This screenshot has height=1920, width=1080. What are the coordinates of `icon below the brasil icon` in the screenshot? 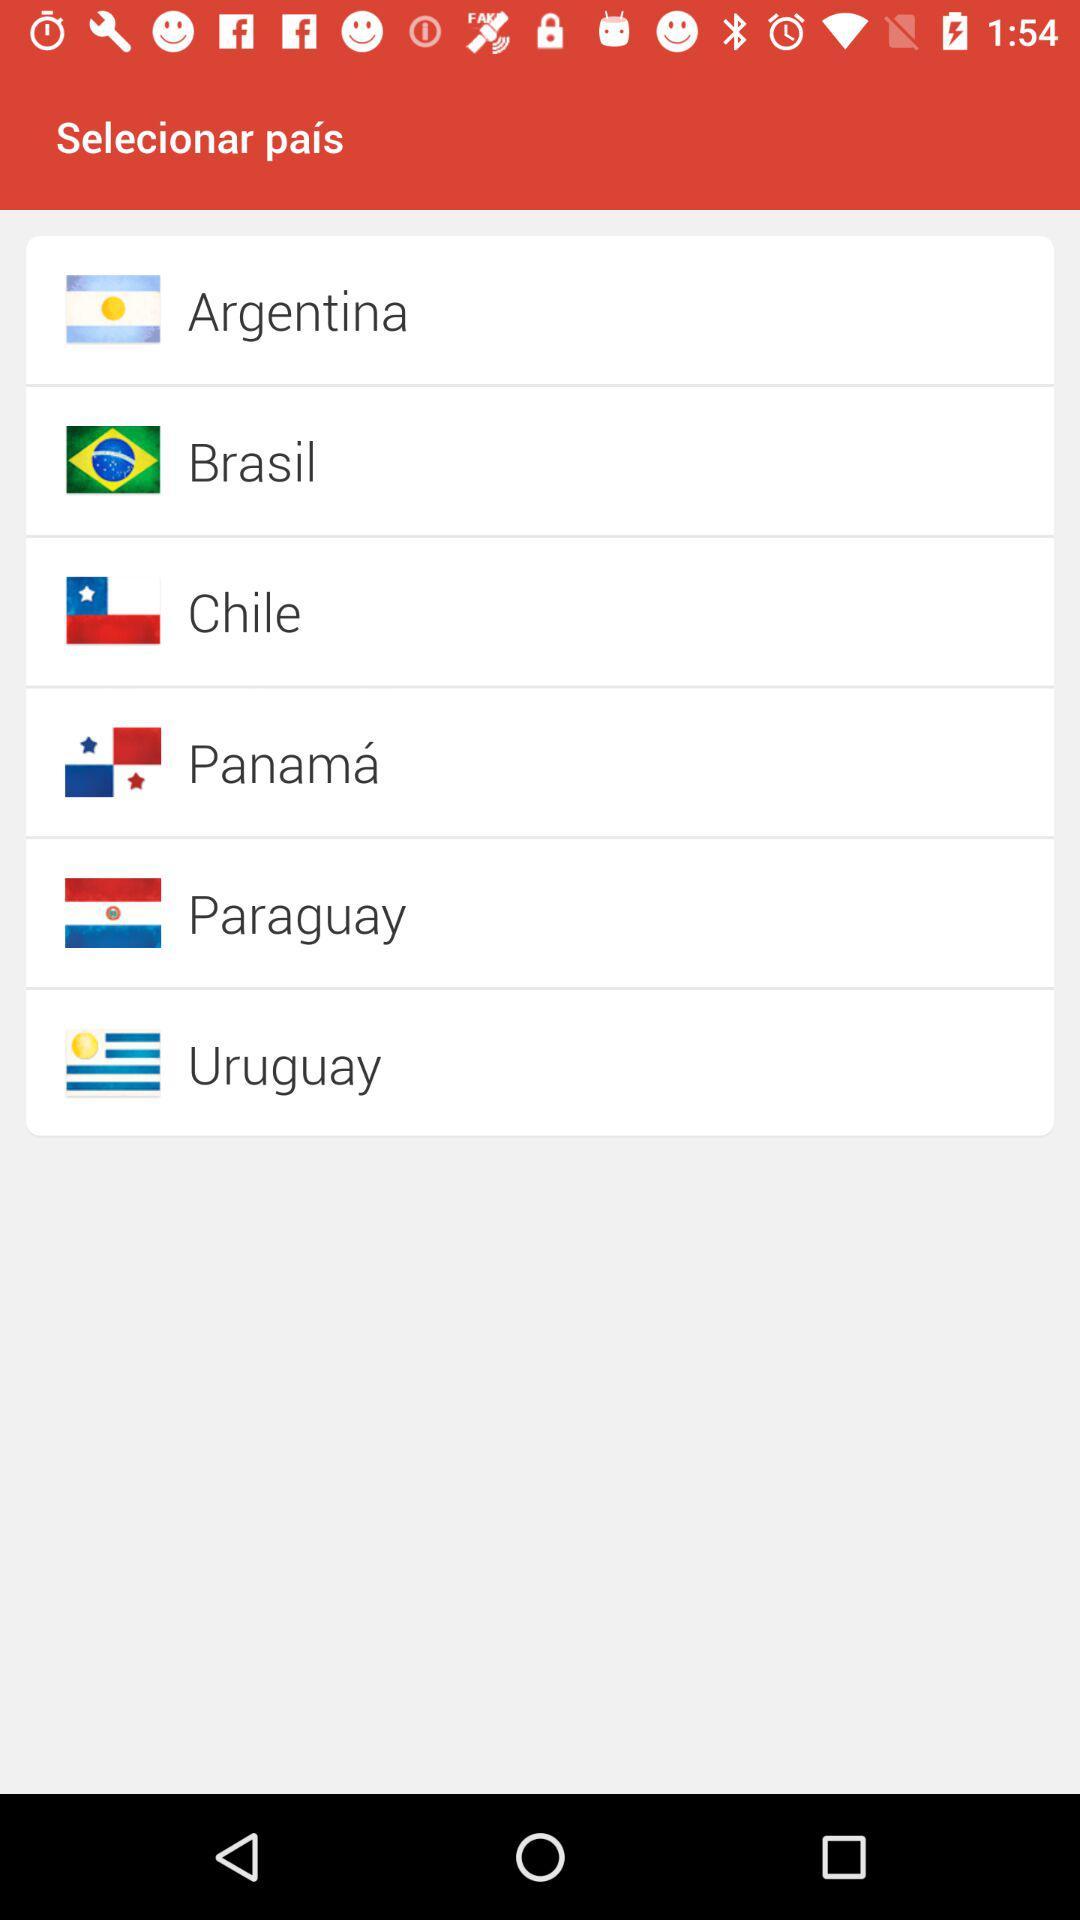 It's located at (469, 610).